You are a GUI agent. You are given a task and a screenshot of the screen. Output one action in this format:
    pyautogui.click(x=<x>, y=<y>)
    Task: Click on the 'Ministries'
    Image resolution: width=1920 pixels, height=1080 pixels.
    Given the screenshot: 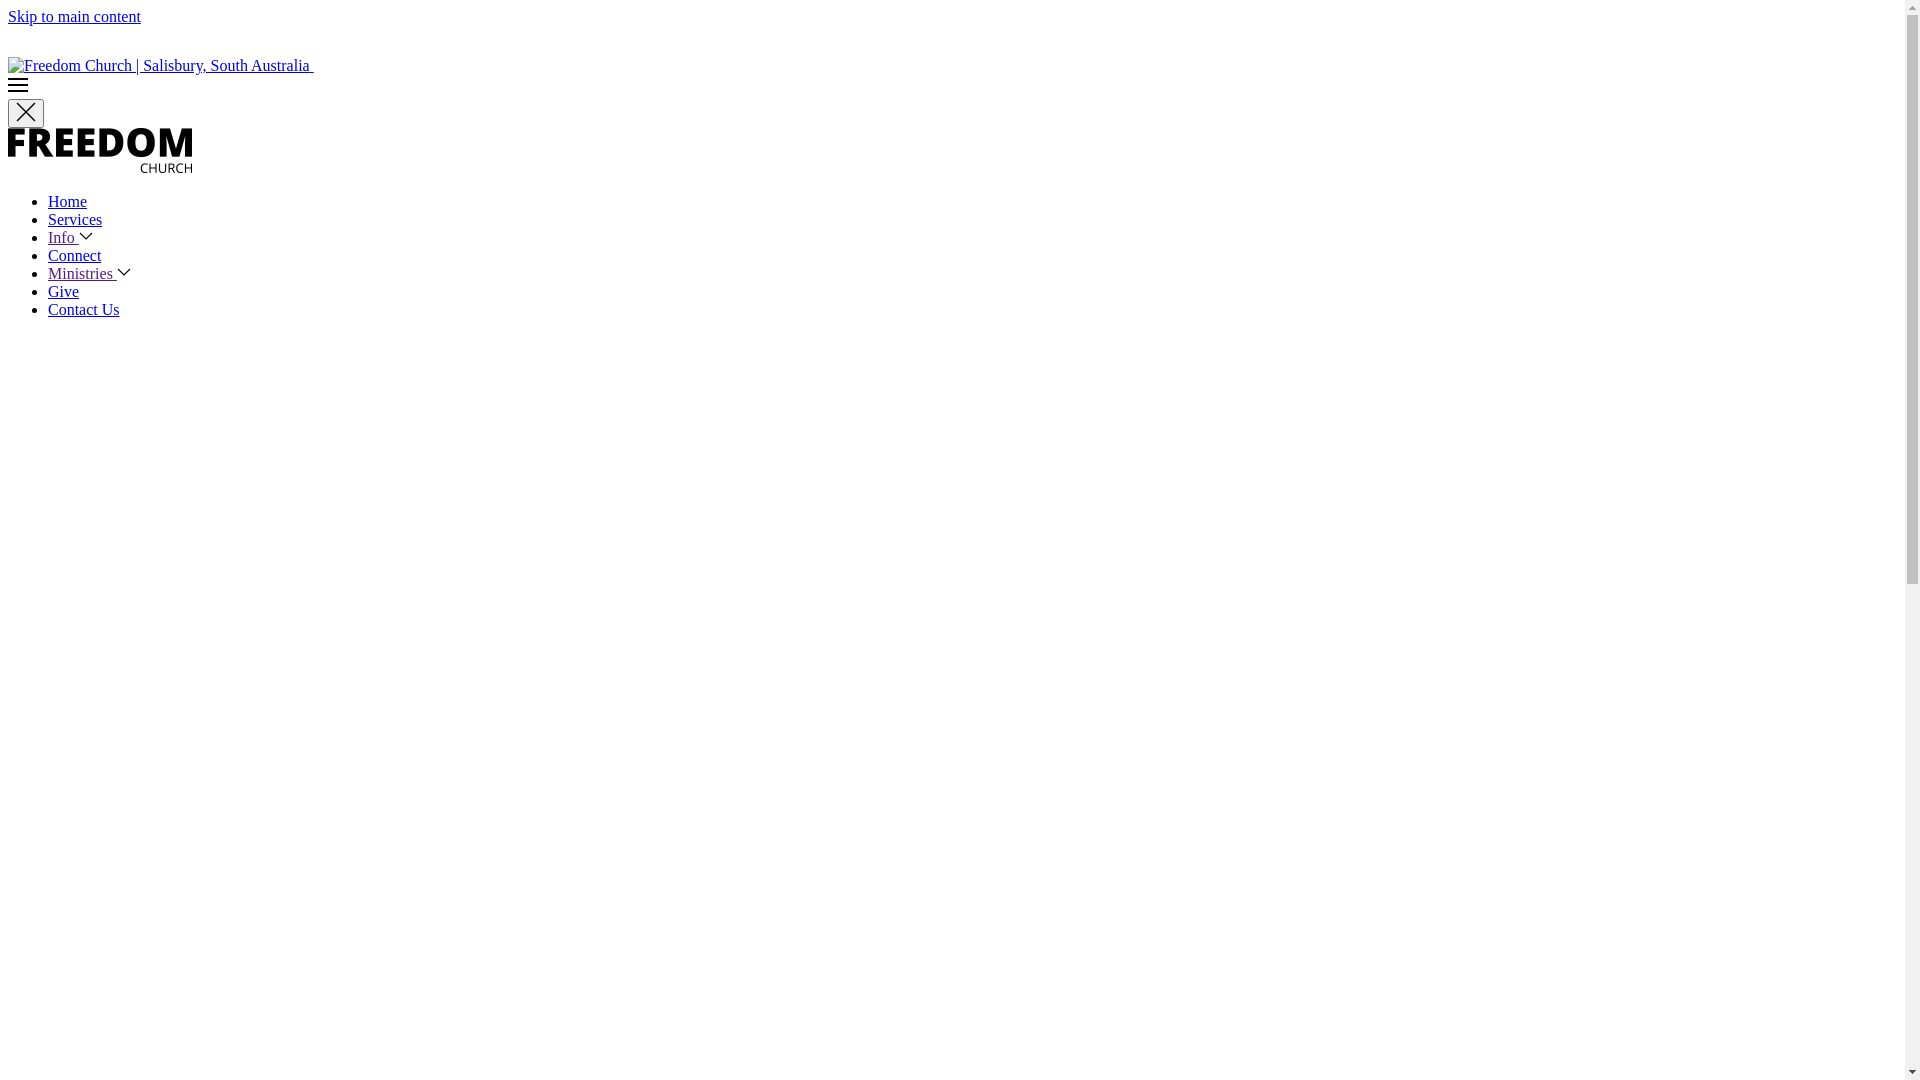 What is the action you would take?
    pyautogui.click(x=88, y=273)
    